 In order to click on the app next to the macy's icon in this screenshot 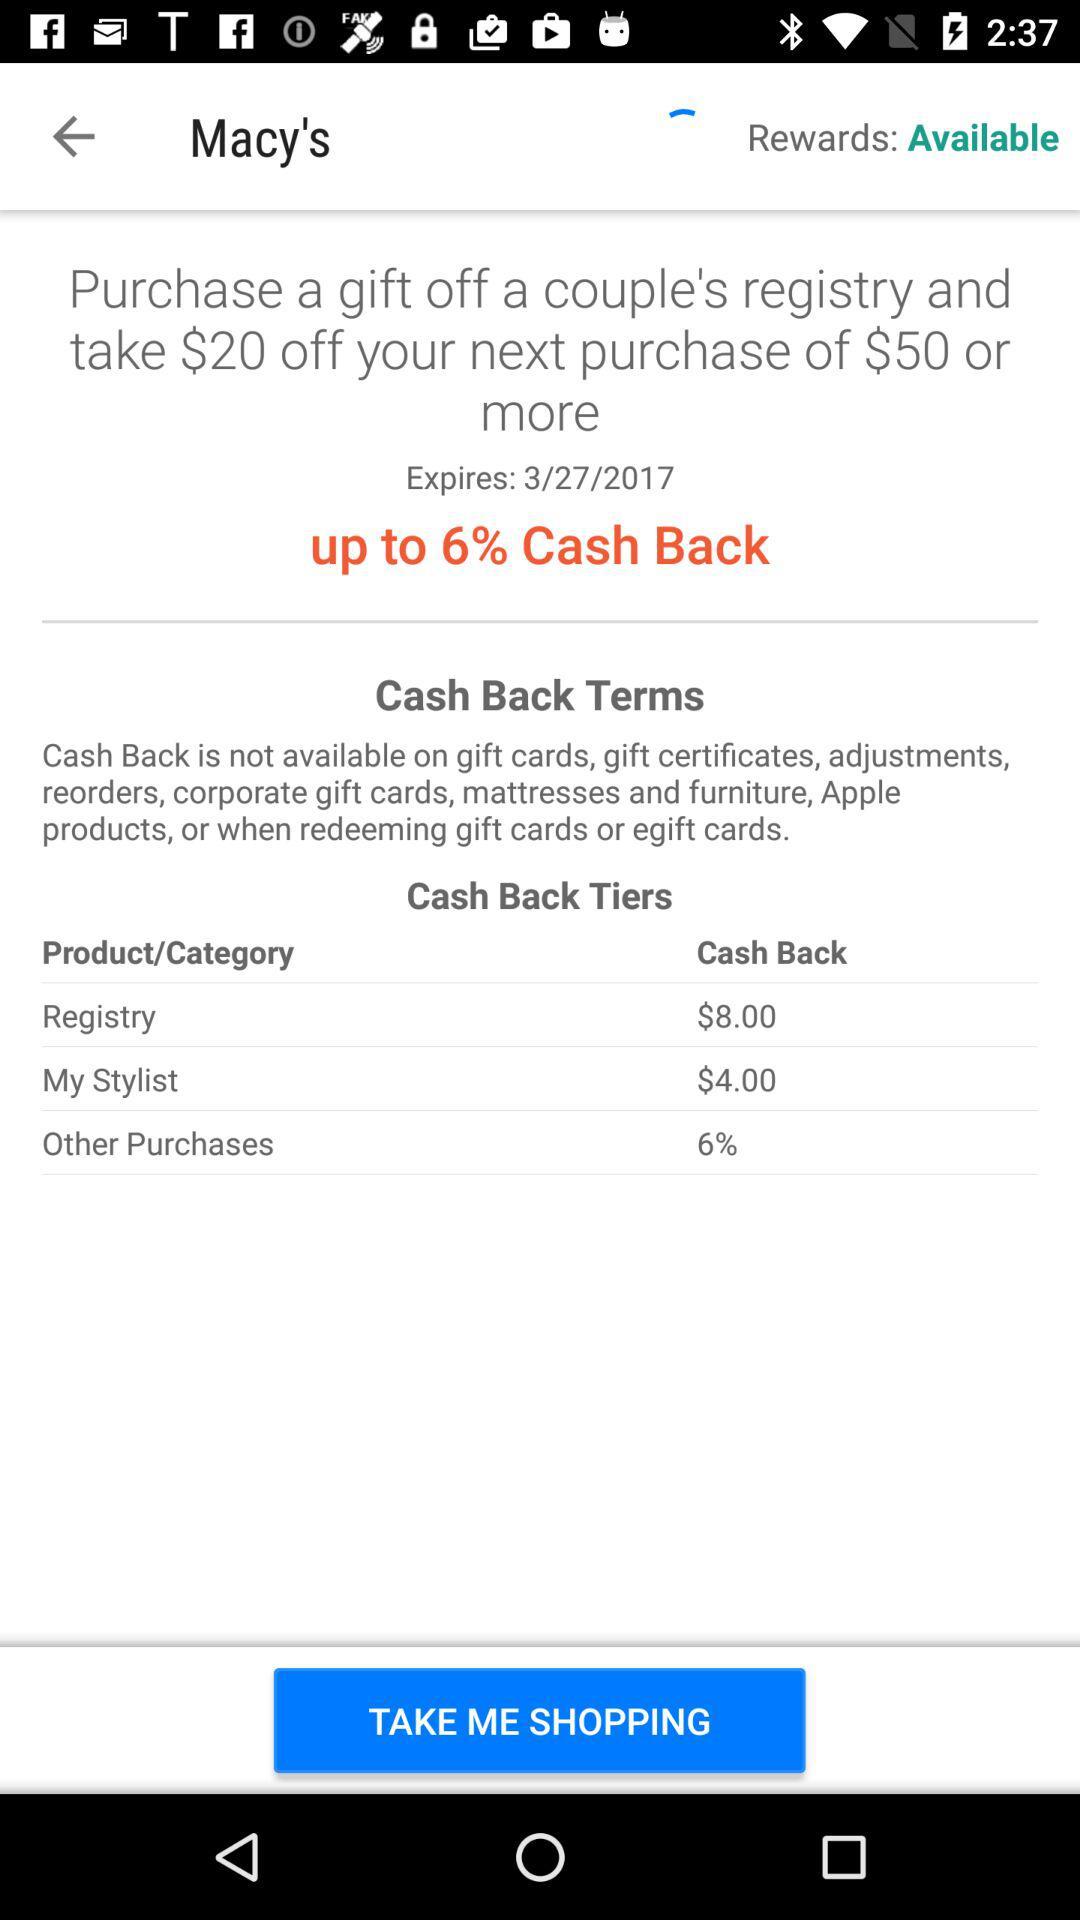, I will do `click(72, 135)`.